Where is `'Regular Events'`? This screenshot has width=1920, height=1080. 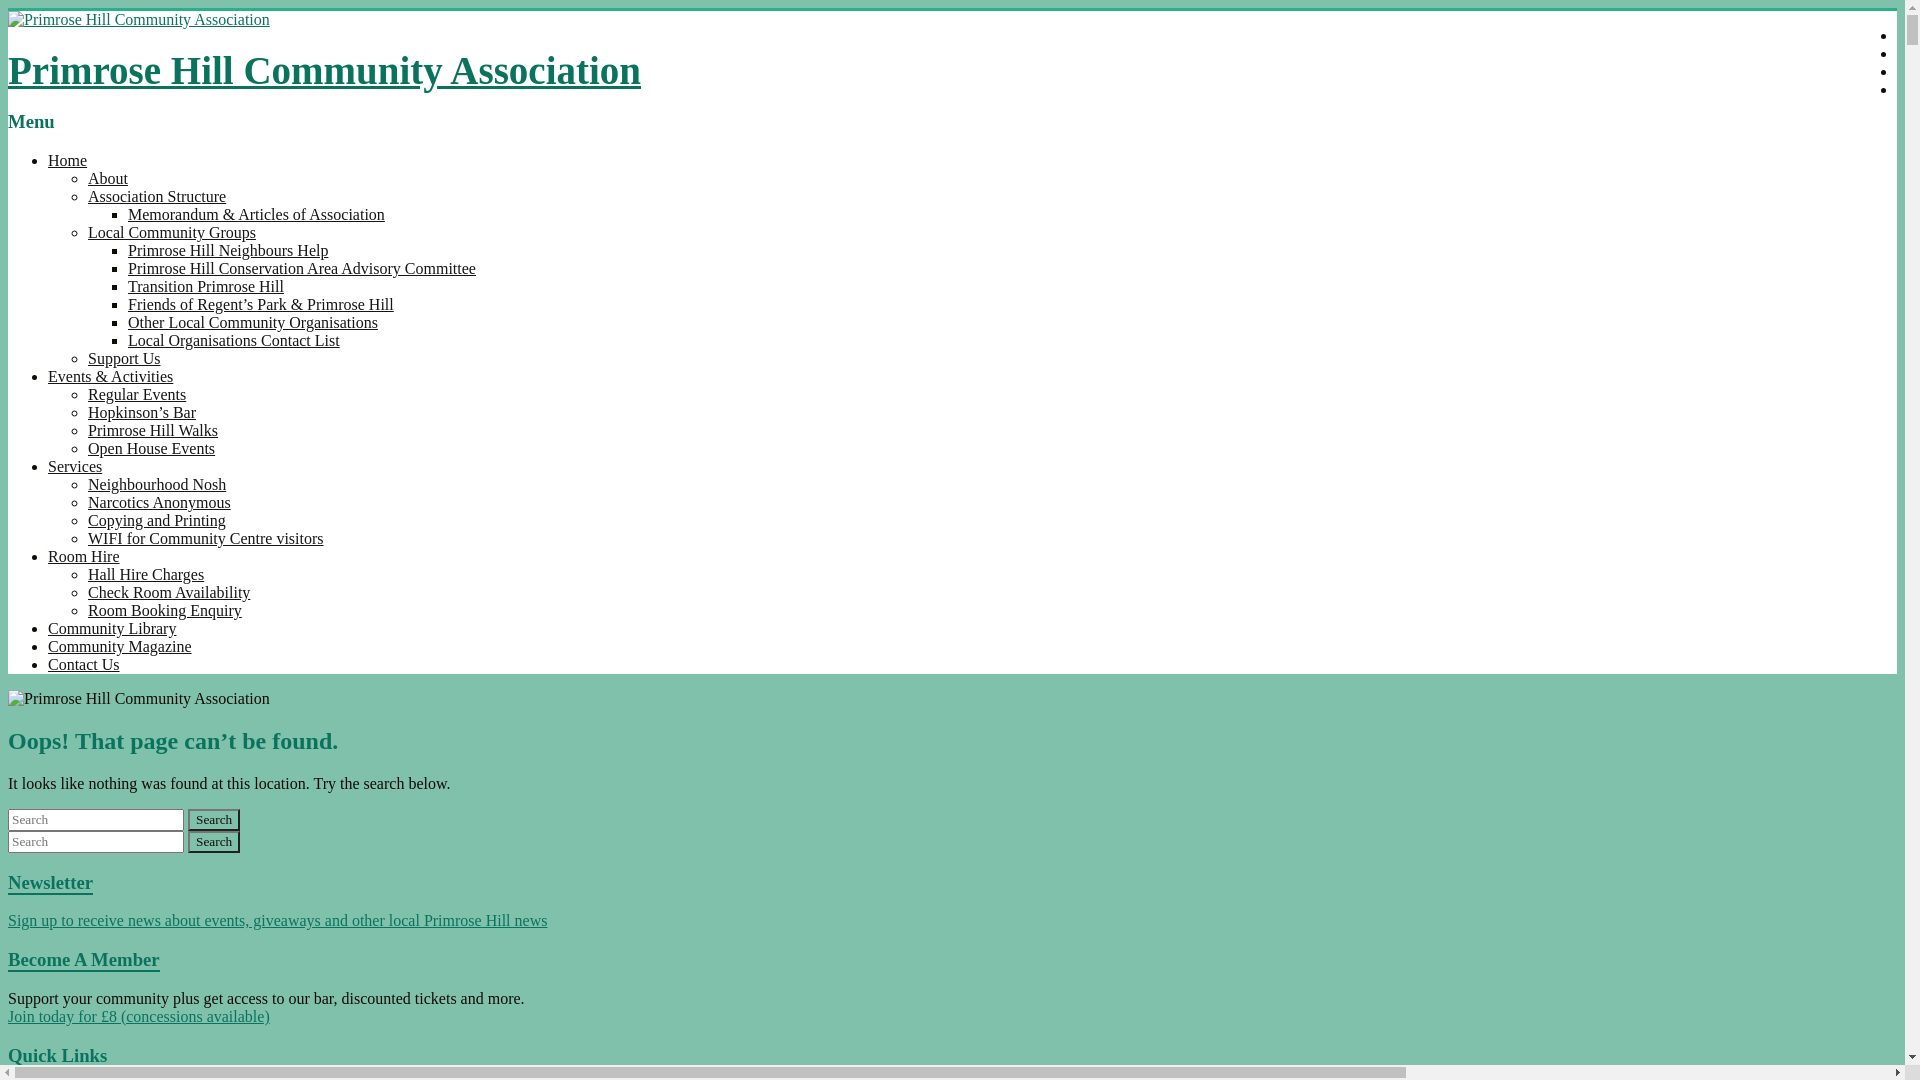
'Regular Events' is located at coordinates (136, 394).